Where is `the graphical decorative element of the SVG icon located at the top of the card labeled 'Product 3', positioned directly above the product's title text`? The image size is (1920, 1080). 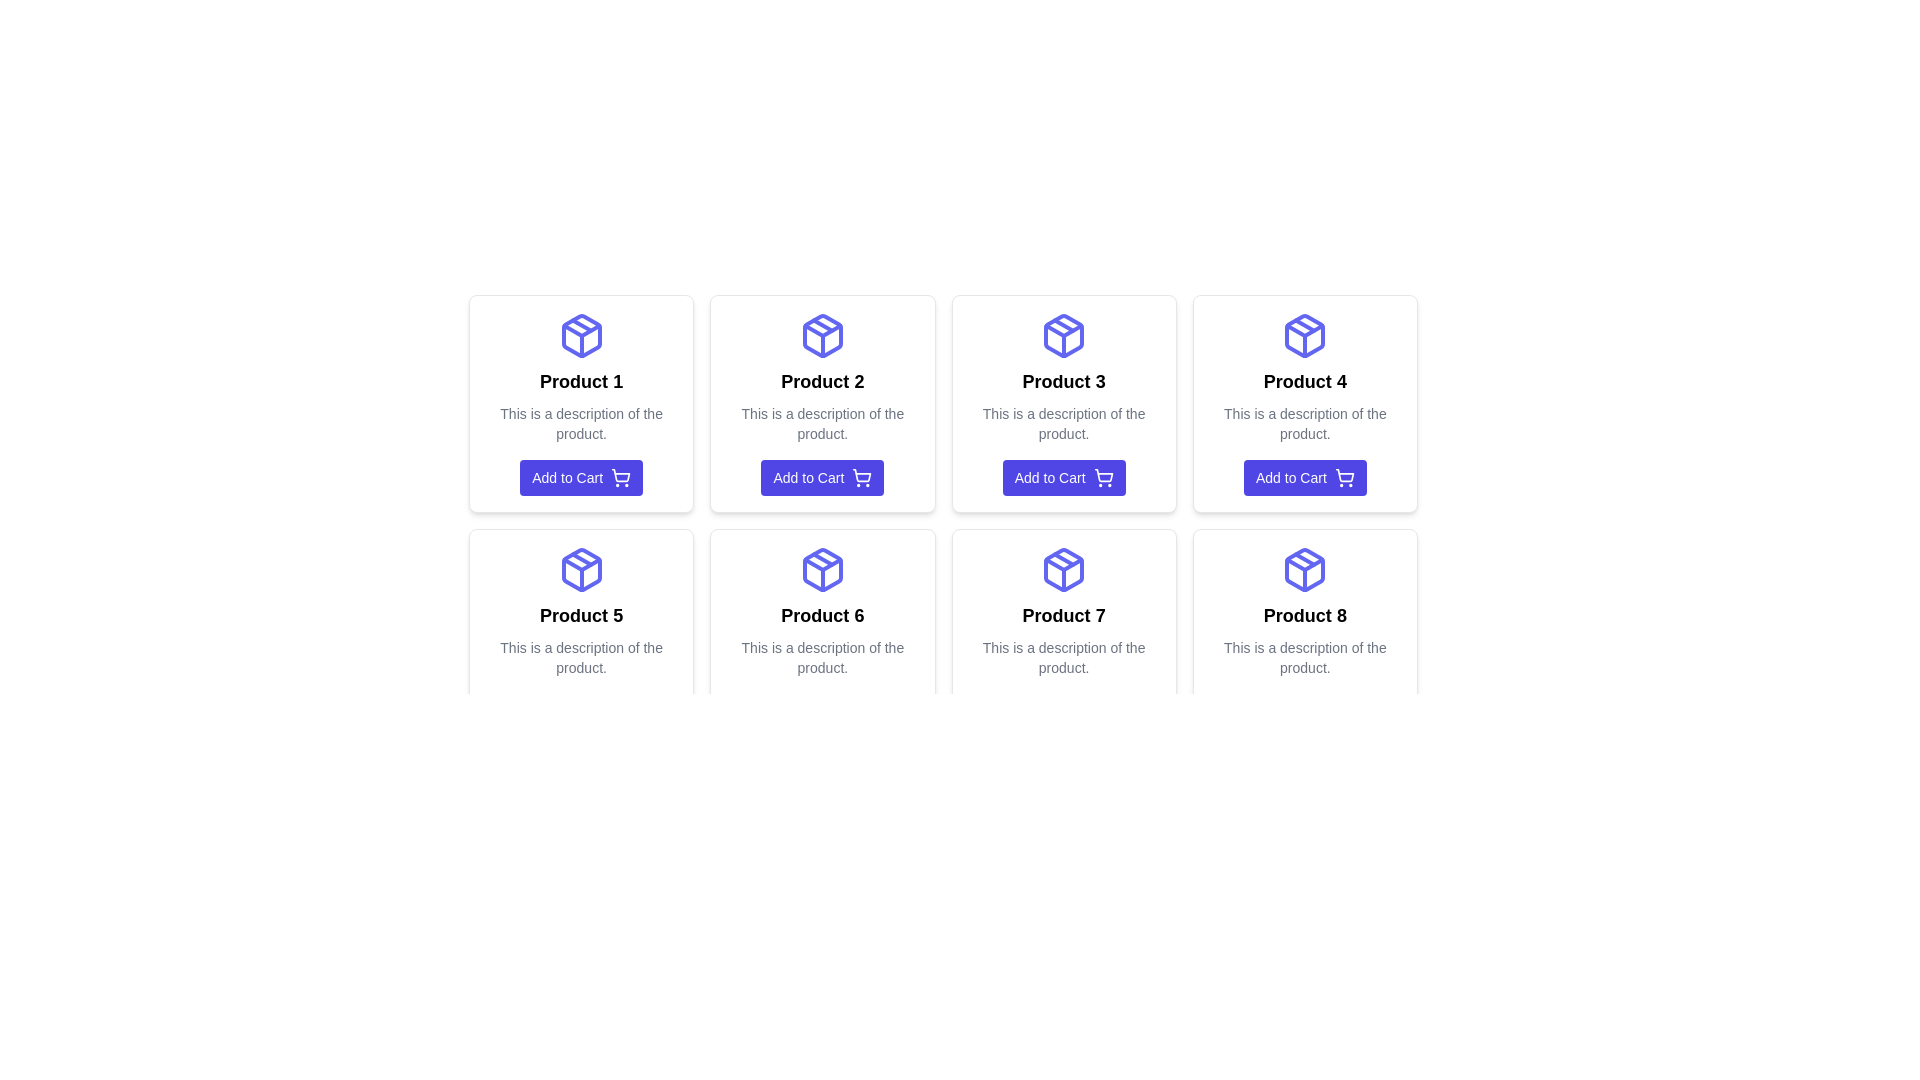 the graphical decorative element of the SVG icon located at the top of the card labeled 'Product 3', positioned directly above the product's title text is located at coordinates (1063, 330).